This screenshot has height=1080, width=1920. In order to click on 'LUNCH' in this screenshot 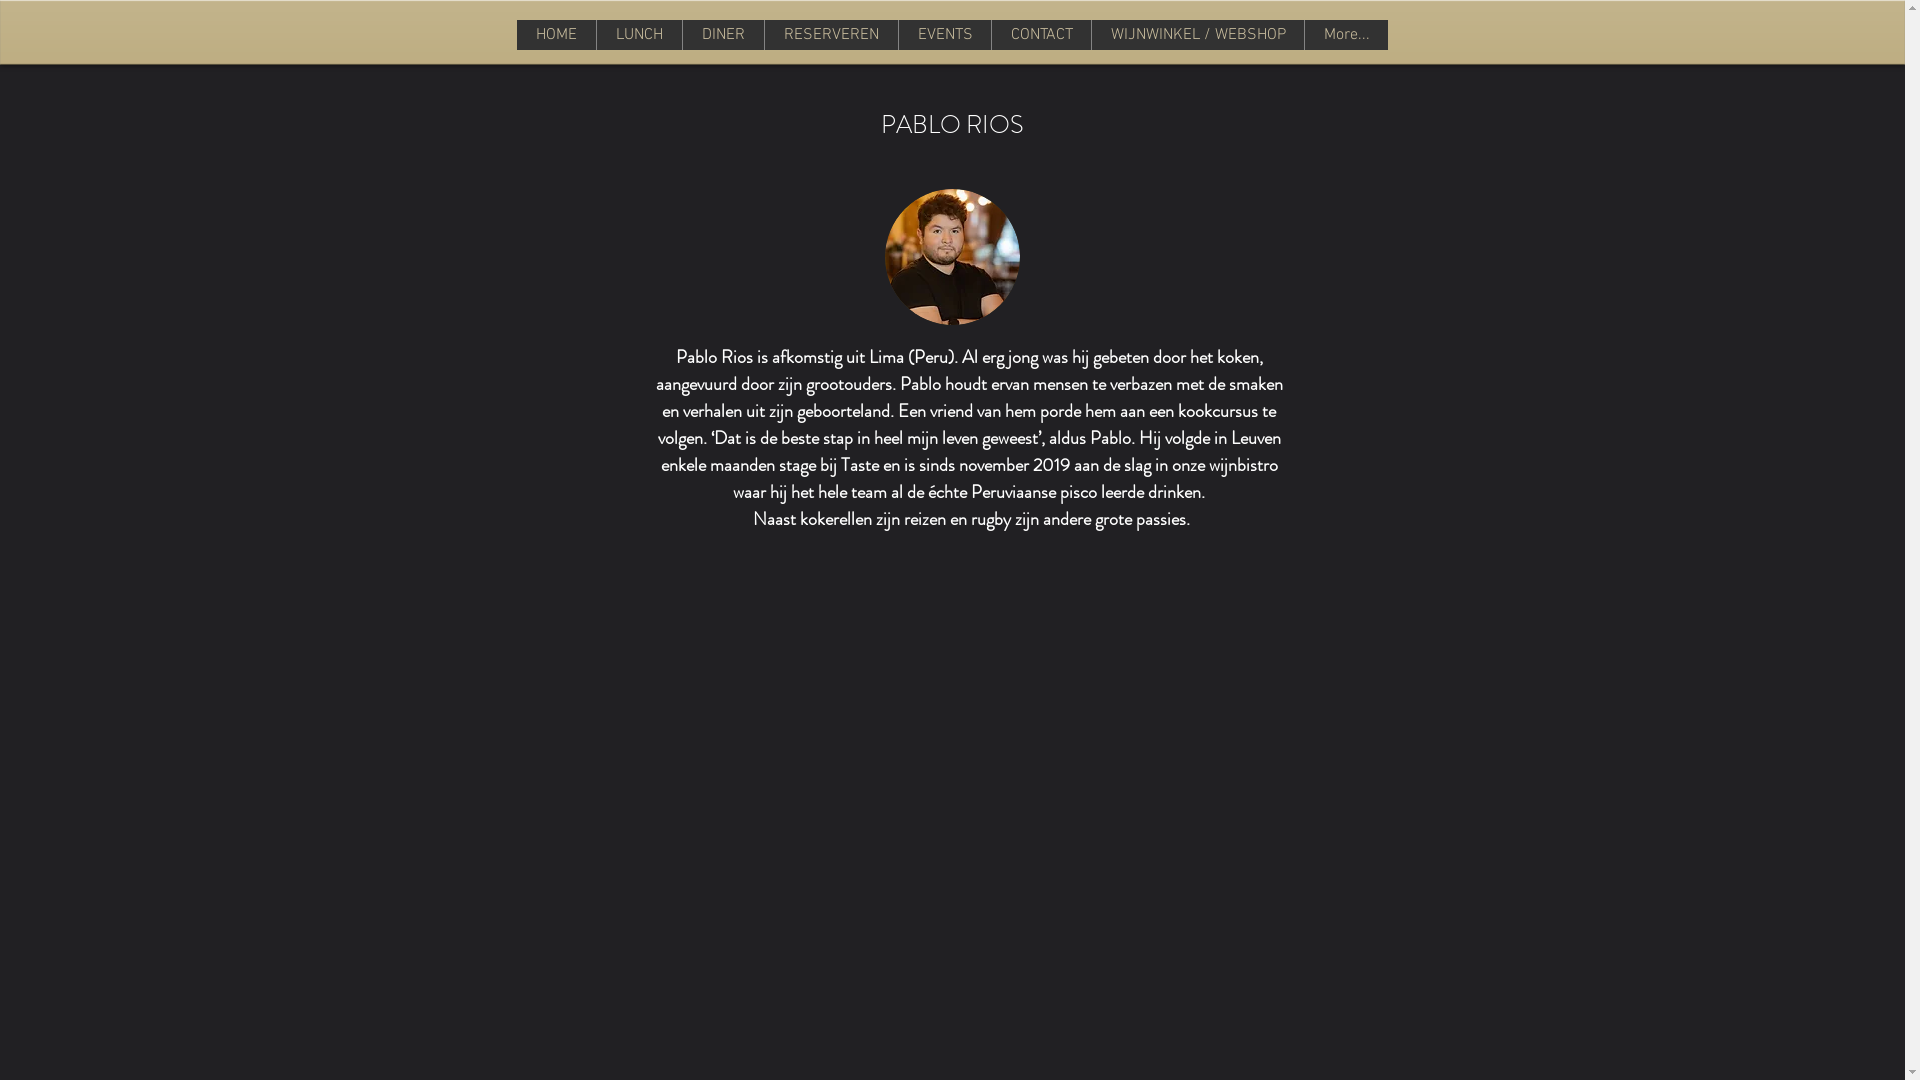, I will do `click(637, 34)`.